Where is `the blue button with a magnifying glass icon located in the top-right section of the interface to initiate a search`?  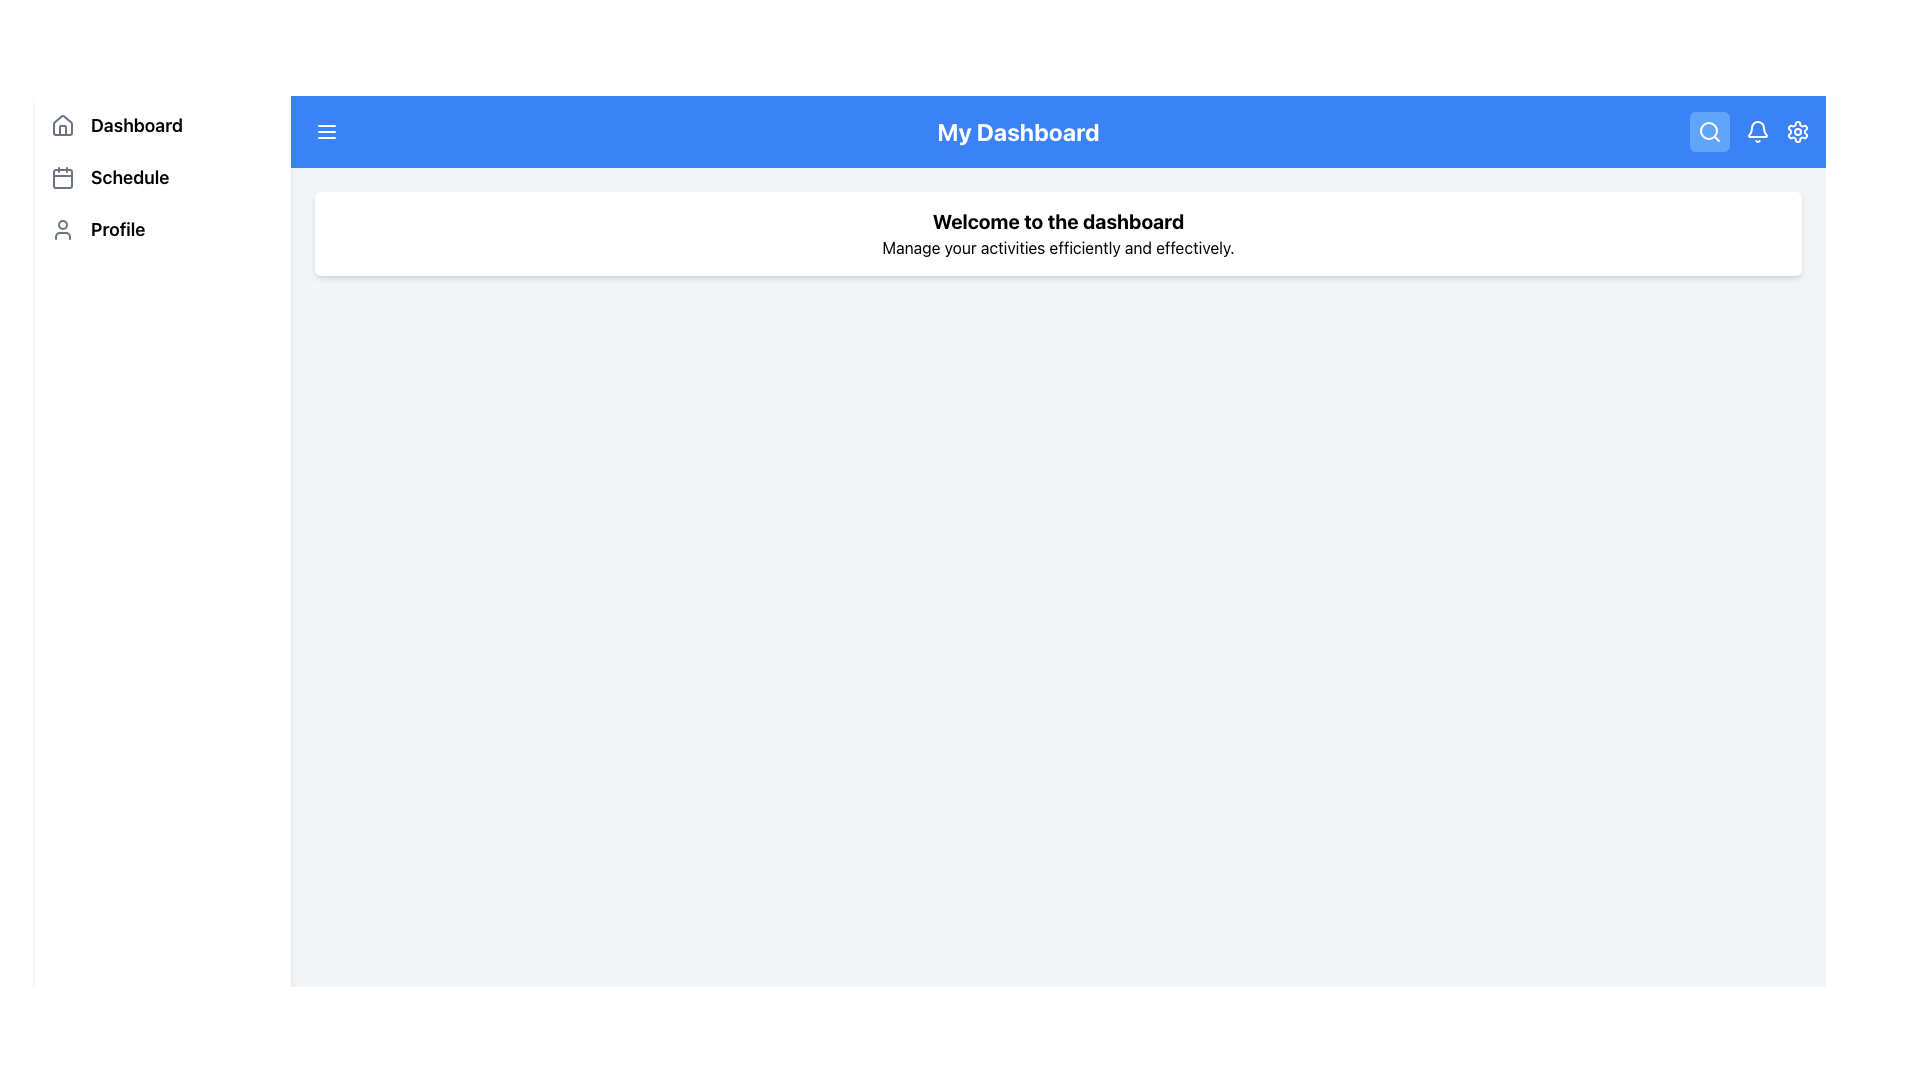
the blue button with a magnifying glass icon located in the top-right section of the interface to initiate a search is located at coordinates (1708, 131).